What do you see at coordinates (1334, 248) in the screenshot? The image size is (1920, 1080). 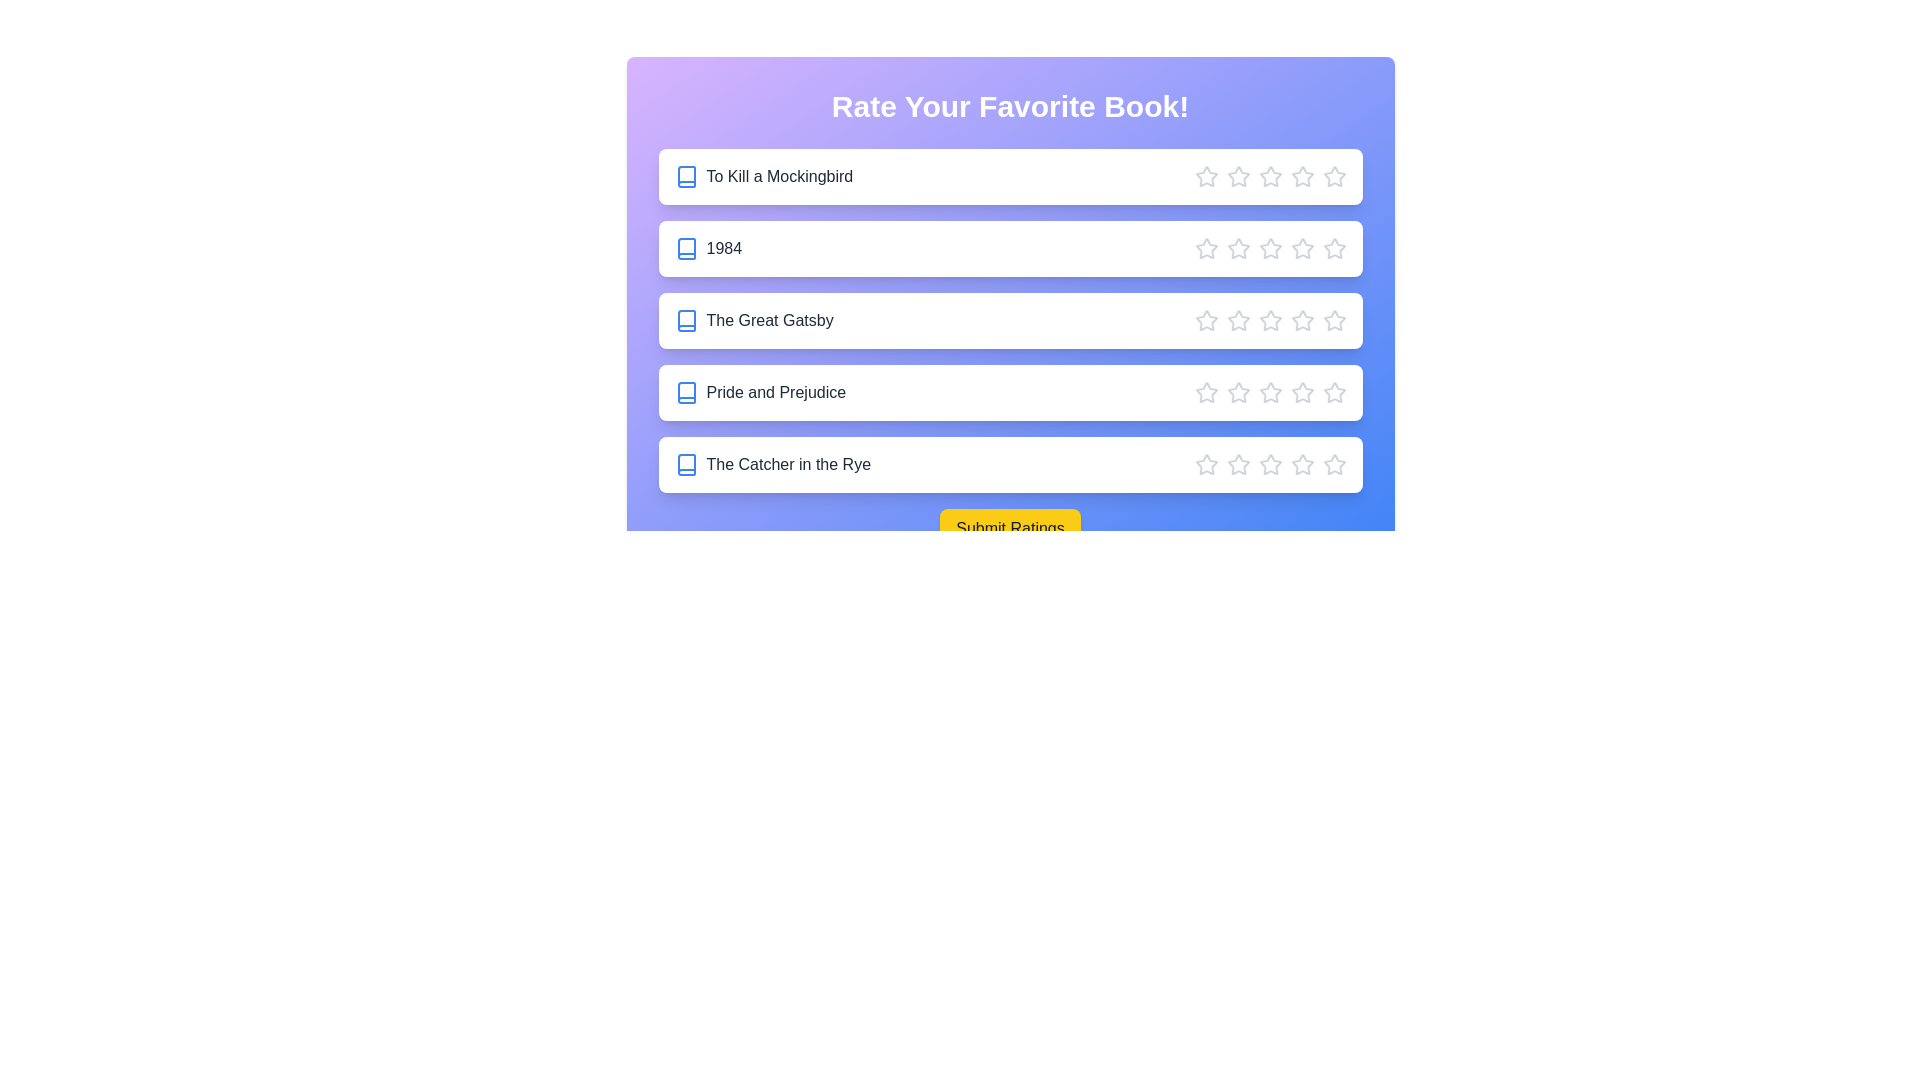 I see `the star corresponding to 5 stars for the book 1984` at bounding box center [1334, 248].